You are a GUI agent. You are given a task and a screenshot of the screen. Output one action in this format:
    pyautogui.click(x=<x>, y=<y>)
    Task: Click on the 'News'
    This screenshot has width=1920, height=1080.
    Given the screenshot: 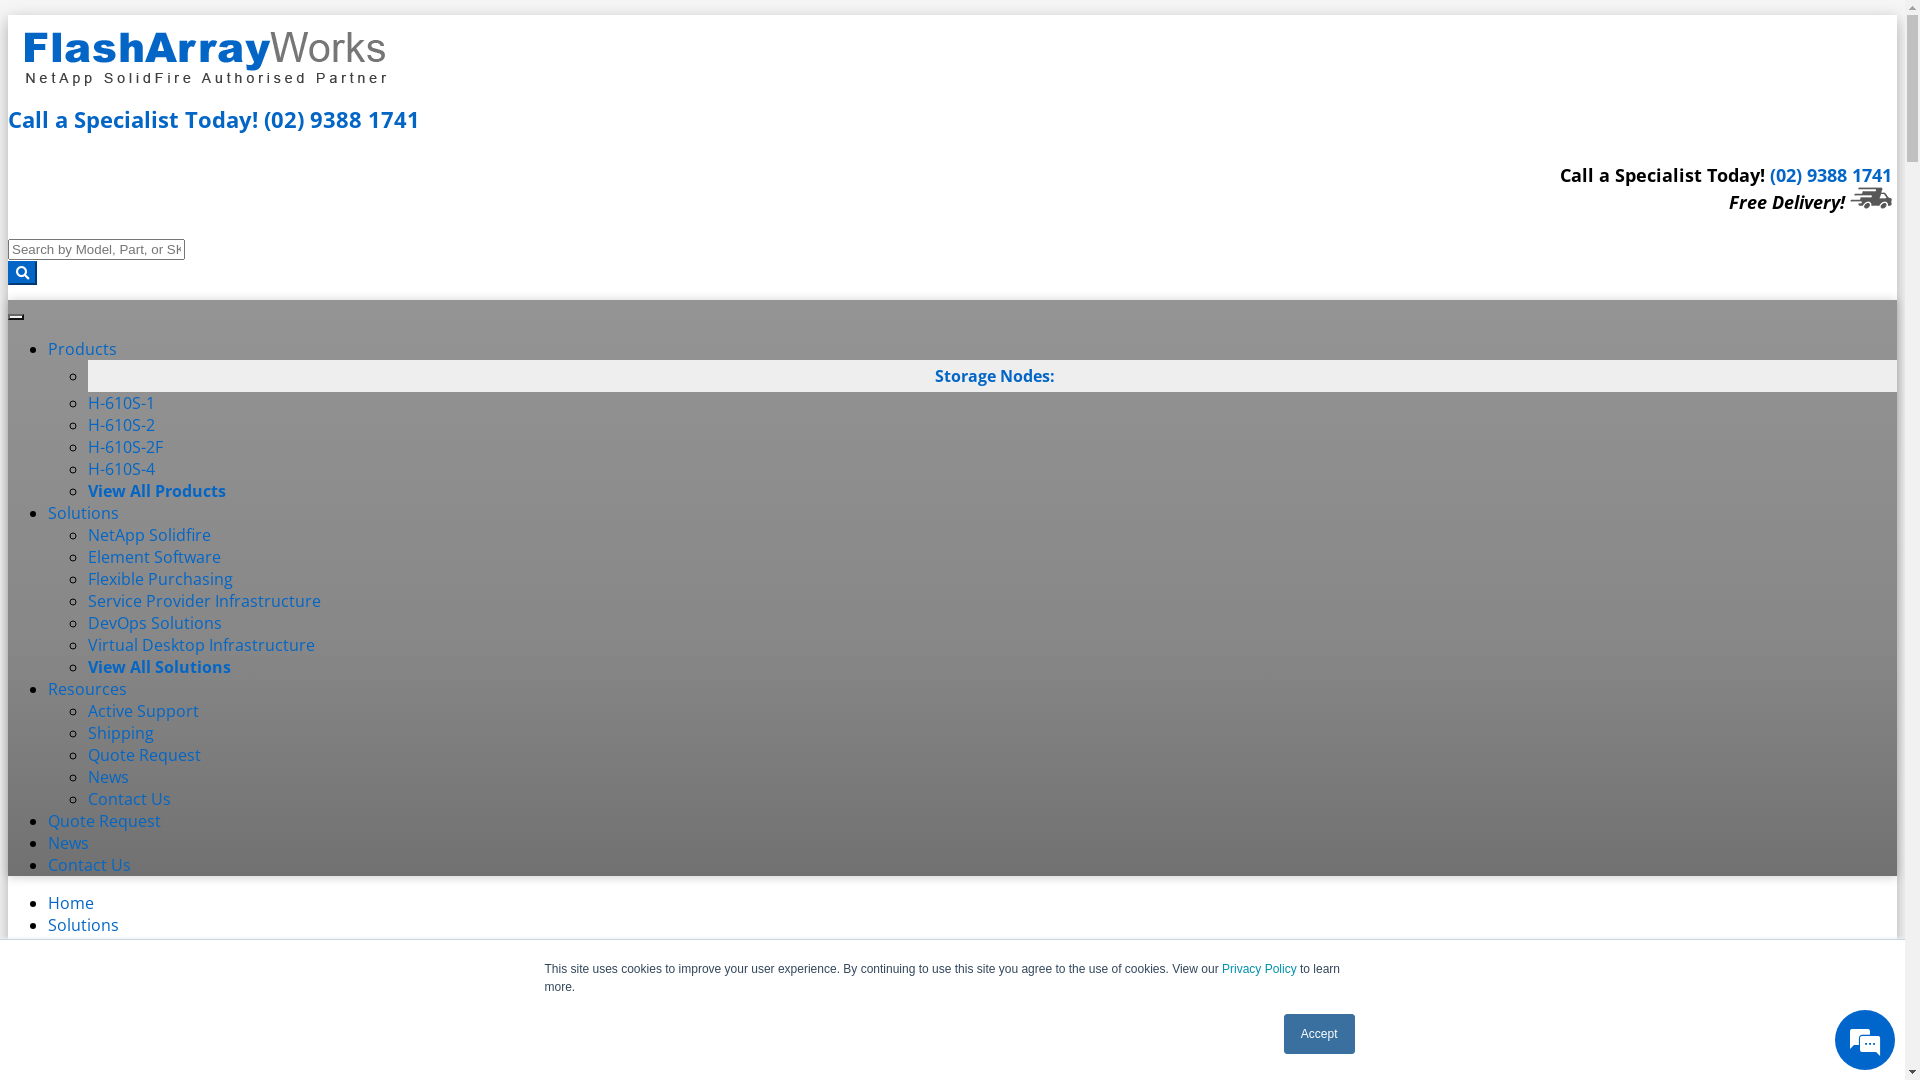 What is the action you would take?
    pyautogui.click(x=86, y=775)
    